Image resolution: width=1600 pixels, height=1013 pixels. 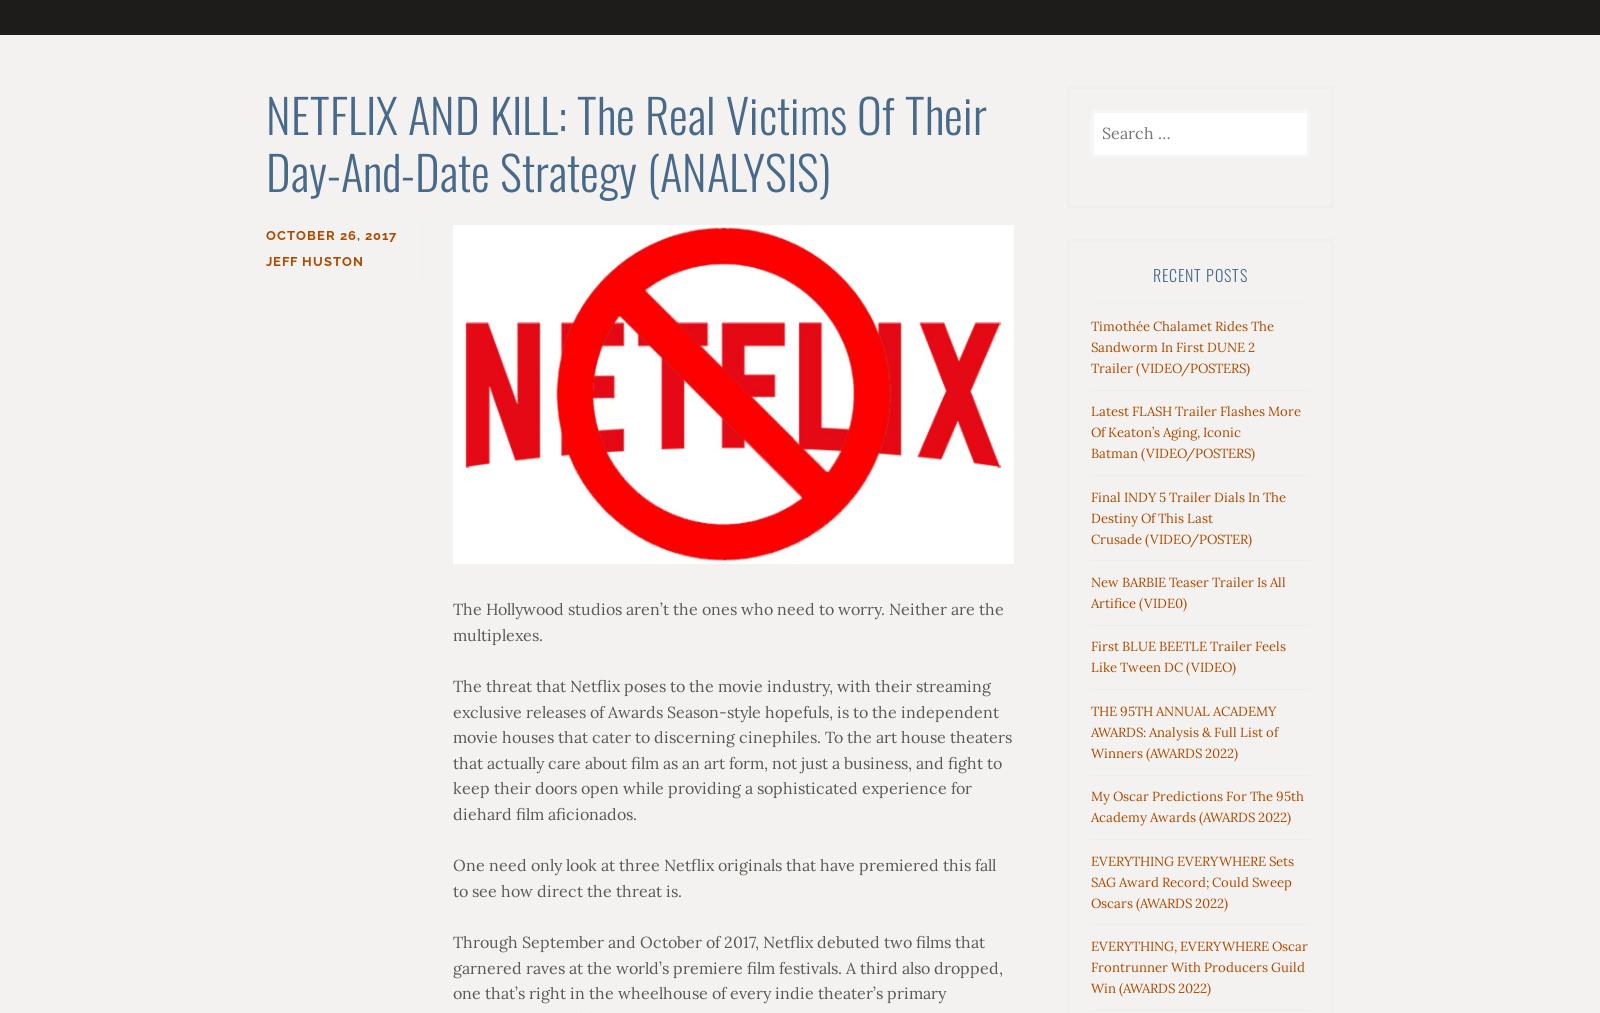 I want to click on 'First BLUE BEETLE Trailer Feels Like Tween DC (VIDEO)', so click(x=1188, y=656).